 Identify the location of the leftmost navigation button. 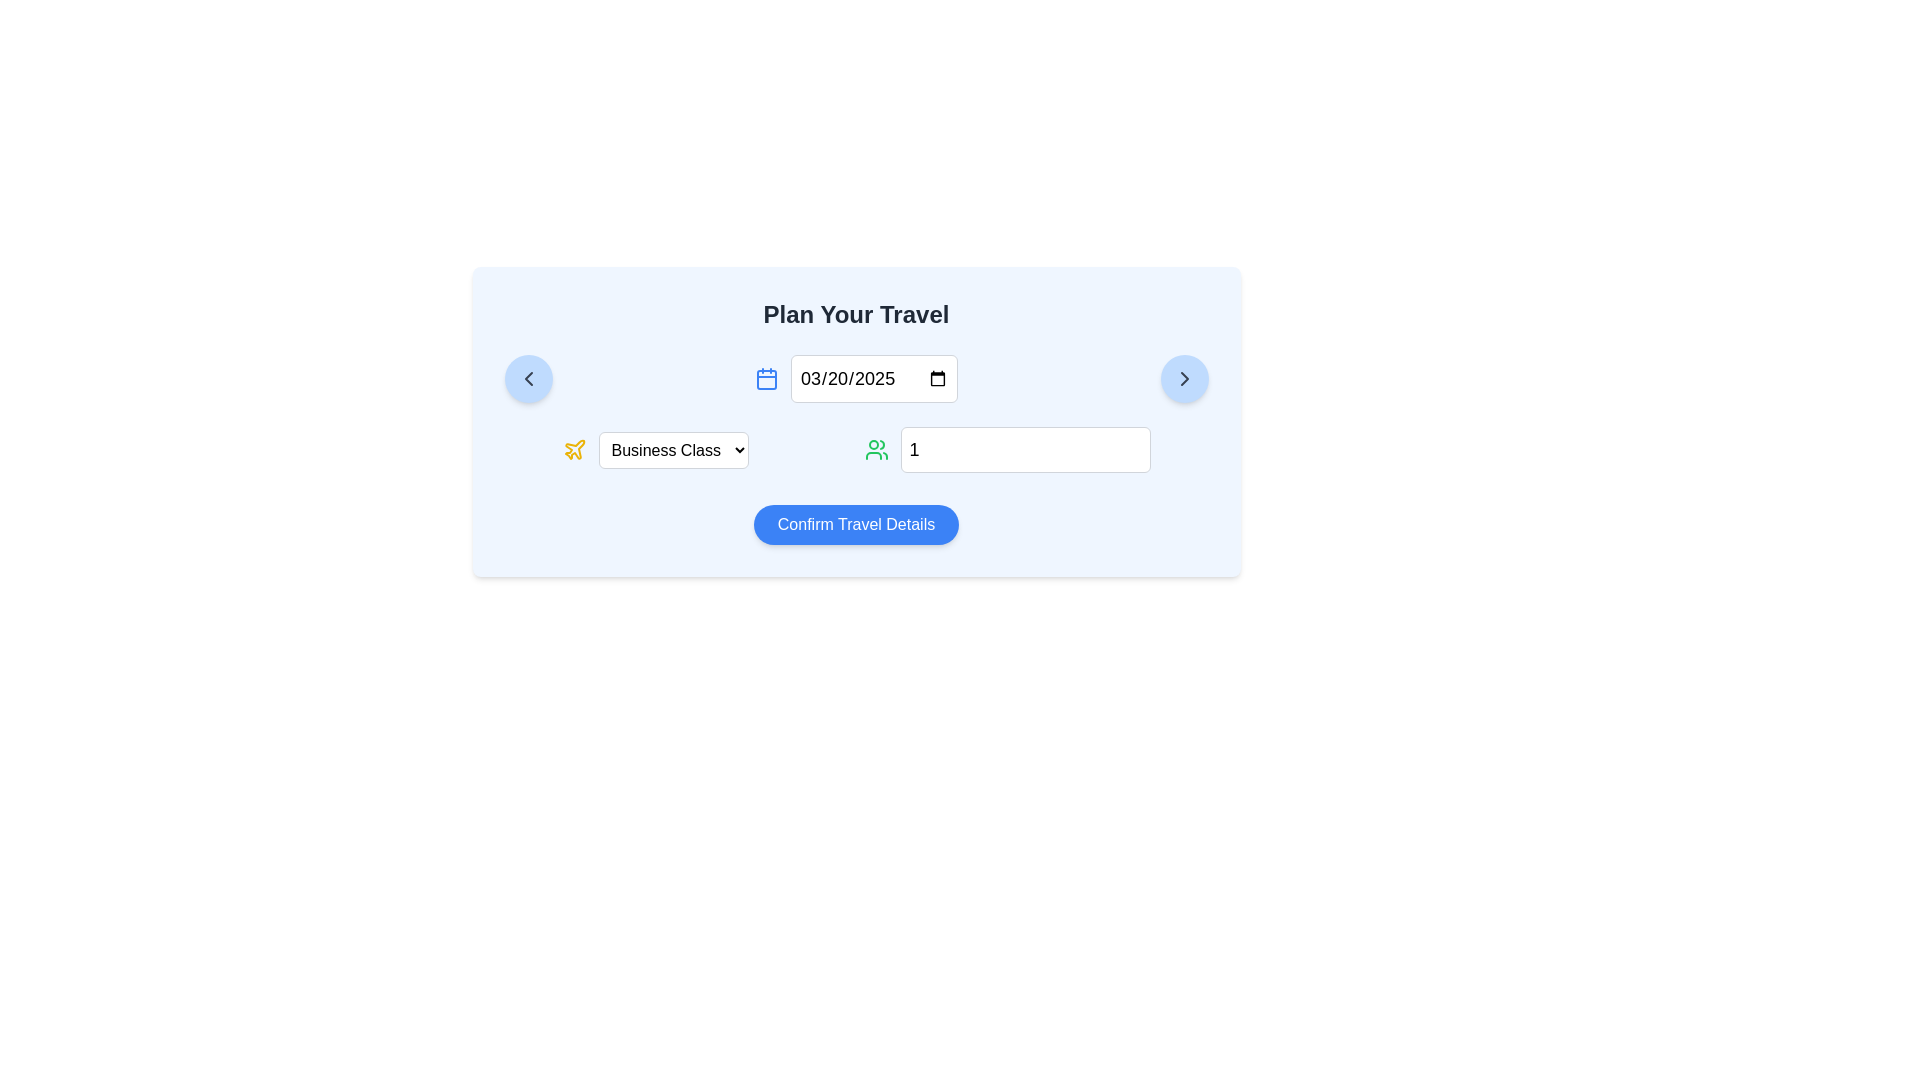
(528, 378).